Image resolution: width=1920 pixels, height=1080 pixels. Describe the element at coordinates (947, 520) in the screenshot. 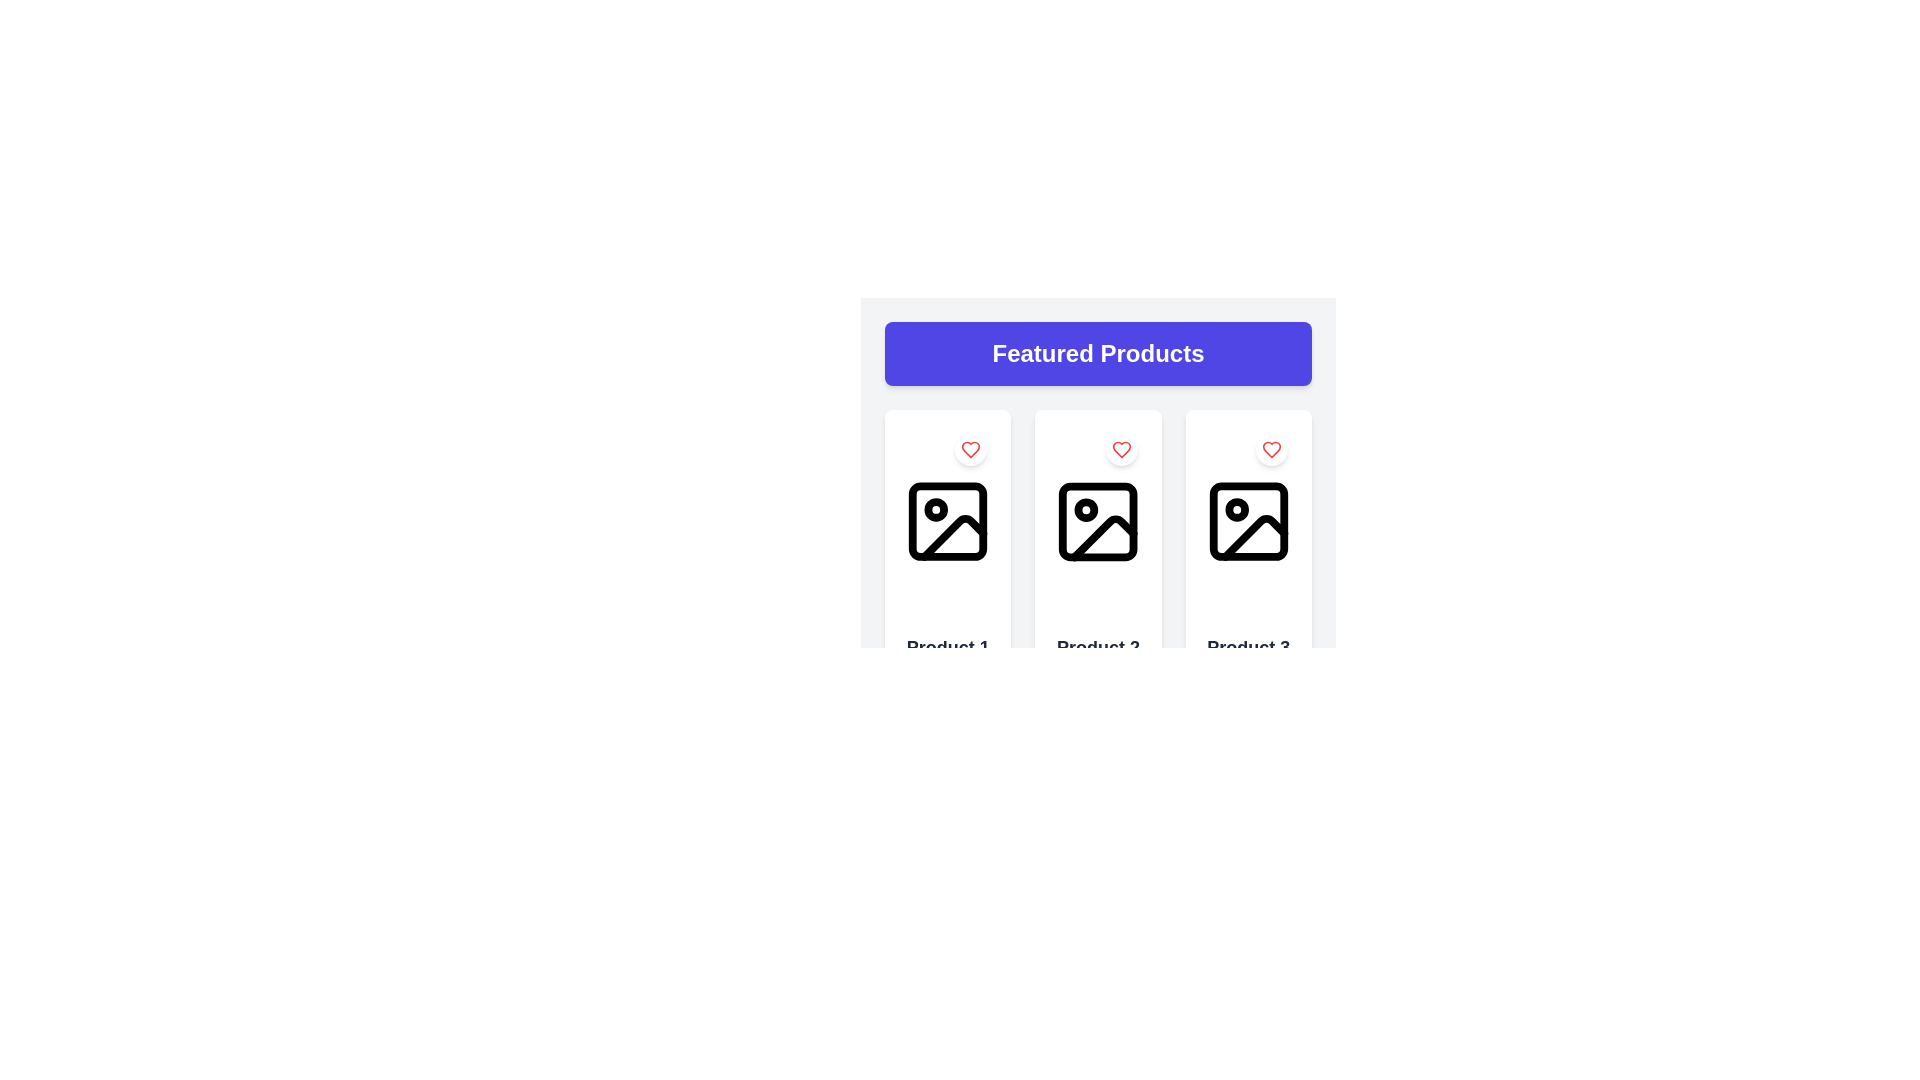

I see `the small rectangular shape with rounded corners that is part of the image icon in the first product card under the 'Featured Products' header` at that location.